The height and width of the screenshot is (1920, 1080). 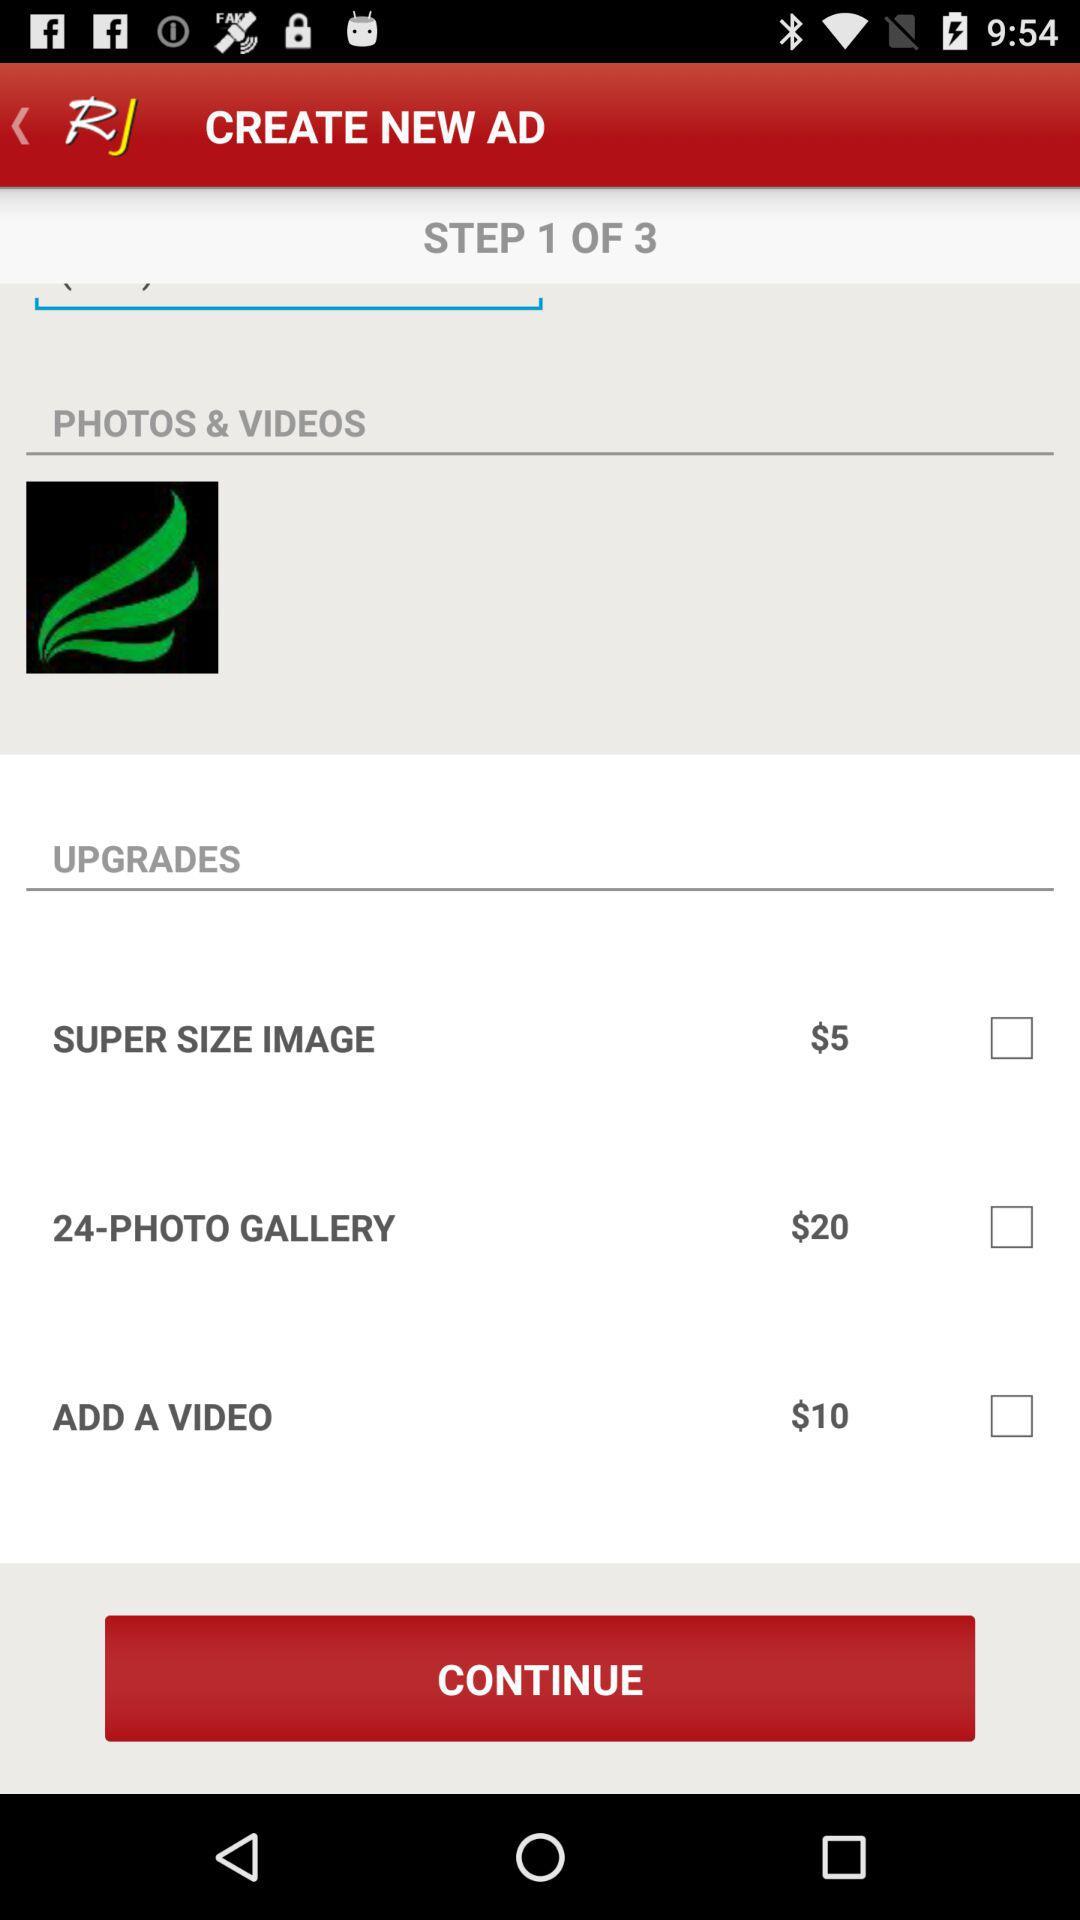 What do you see at coordinates (1011, 1037) in the screenshot?
I see `super sized image` at bounding box center [1011, 1037].